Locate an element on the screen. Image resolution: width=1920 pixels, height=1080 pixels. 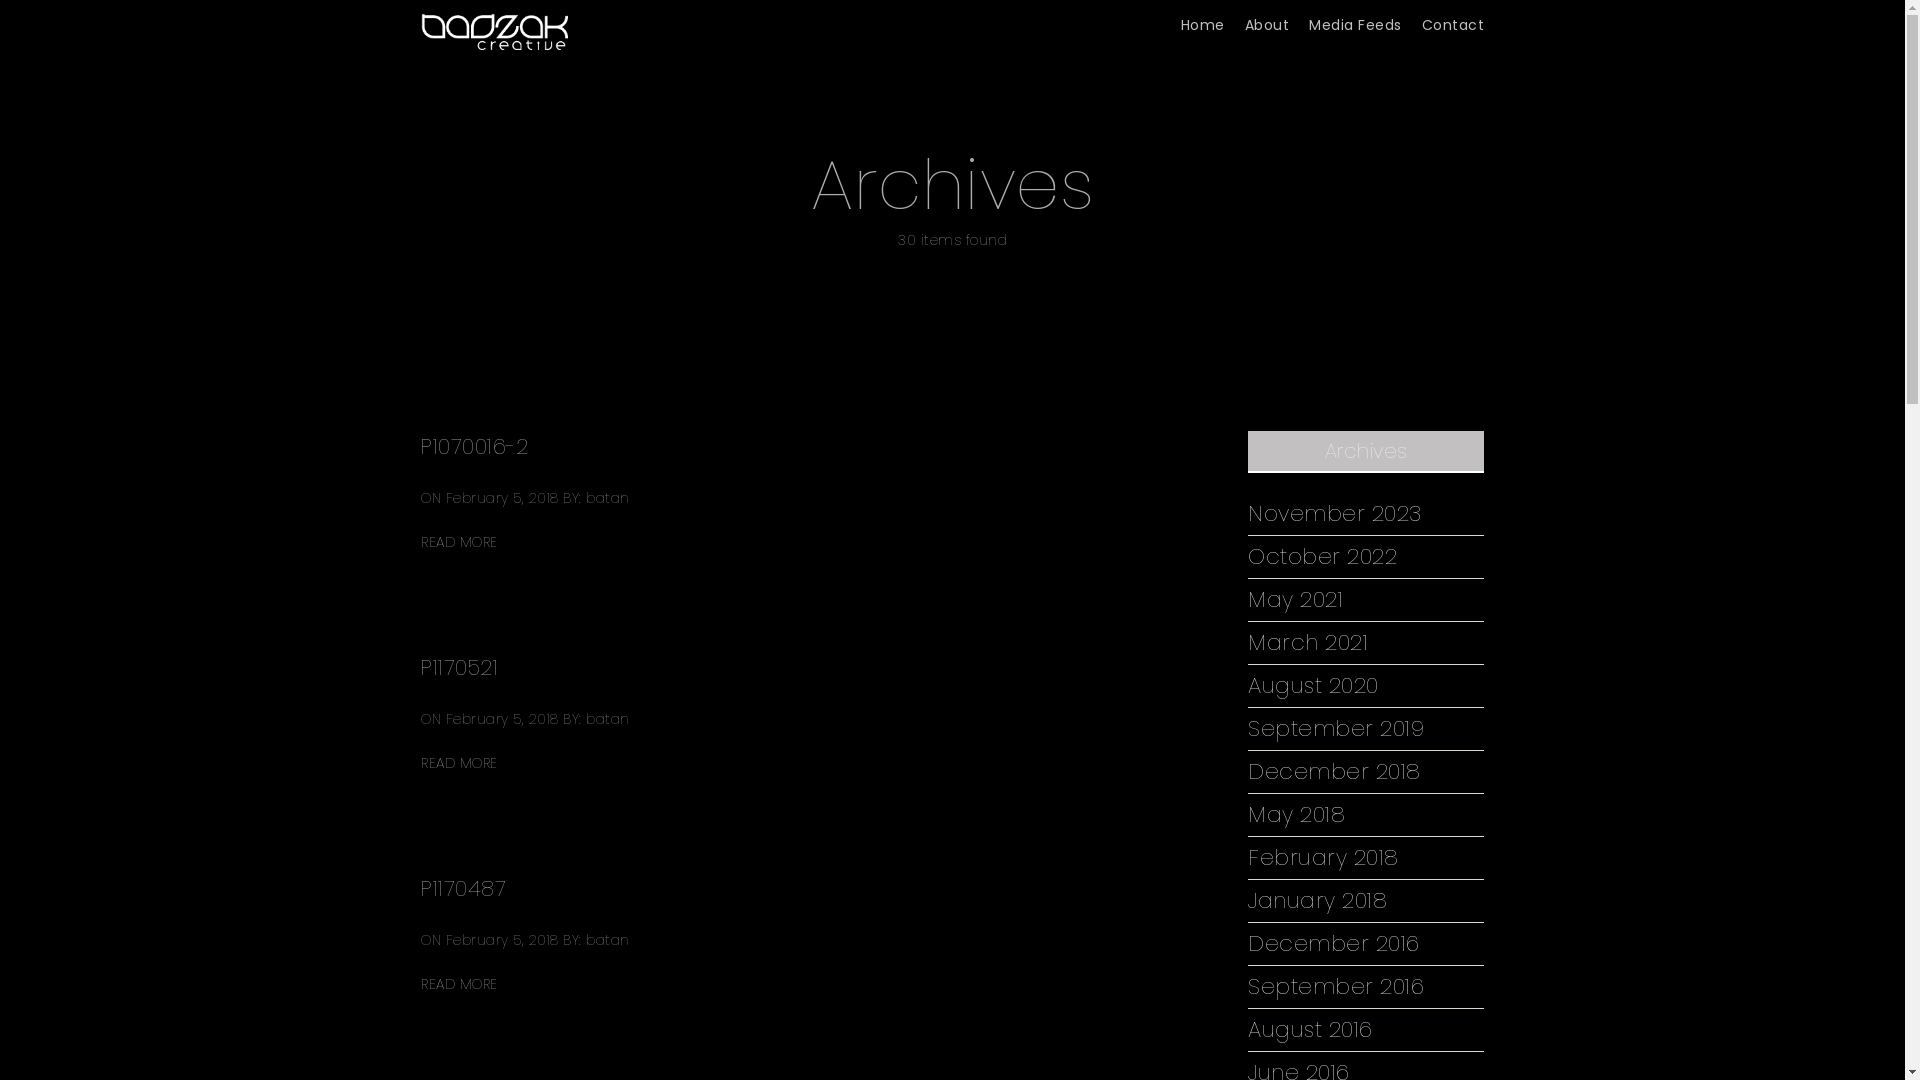
'August 2016' is located at coordinates (1310, 1029).